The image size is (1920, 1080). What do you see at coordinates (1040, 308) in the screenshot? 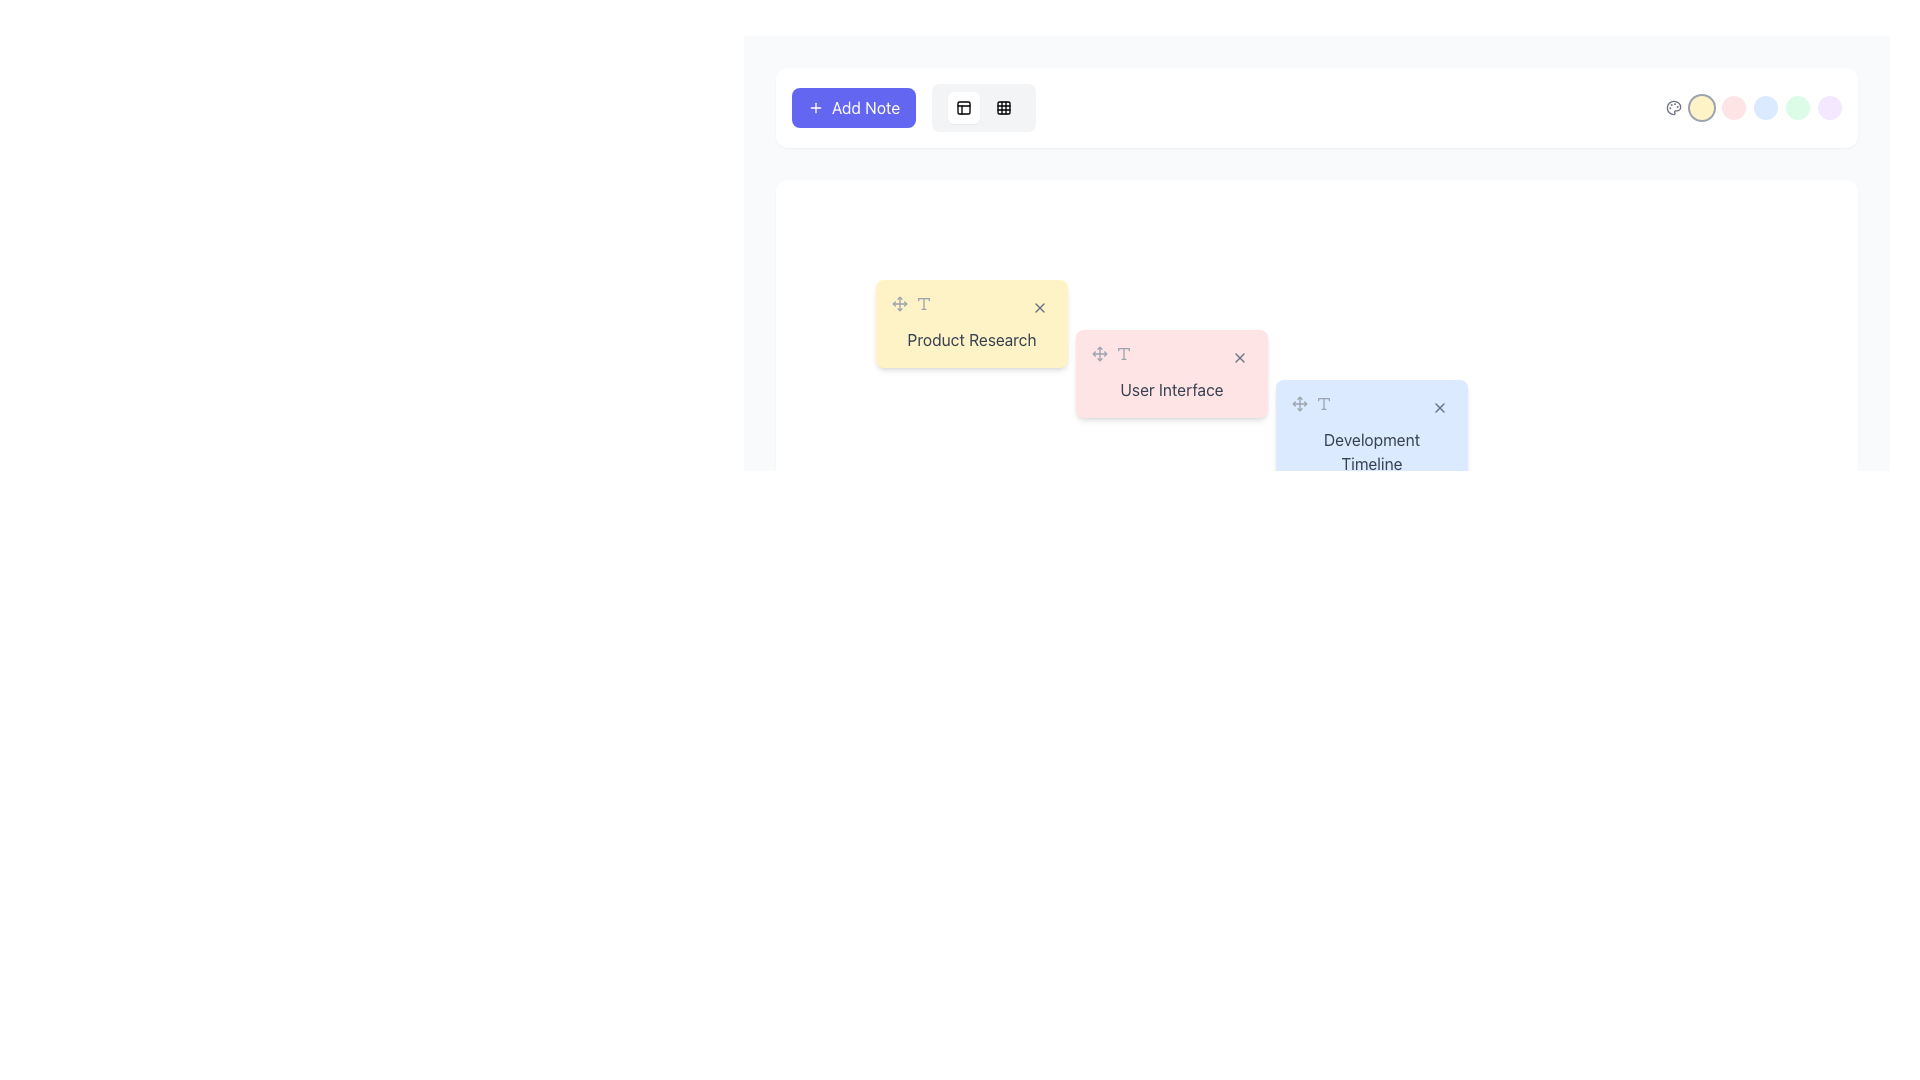
I see `the close button located at the top-right corner of the 'Product Research' yellow card` at bounding box center [1040, 308].